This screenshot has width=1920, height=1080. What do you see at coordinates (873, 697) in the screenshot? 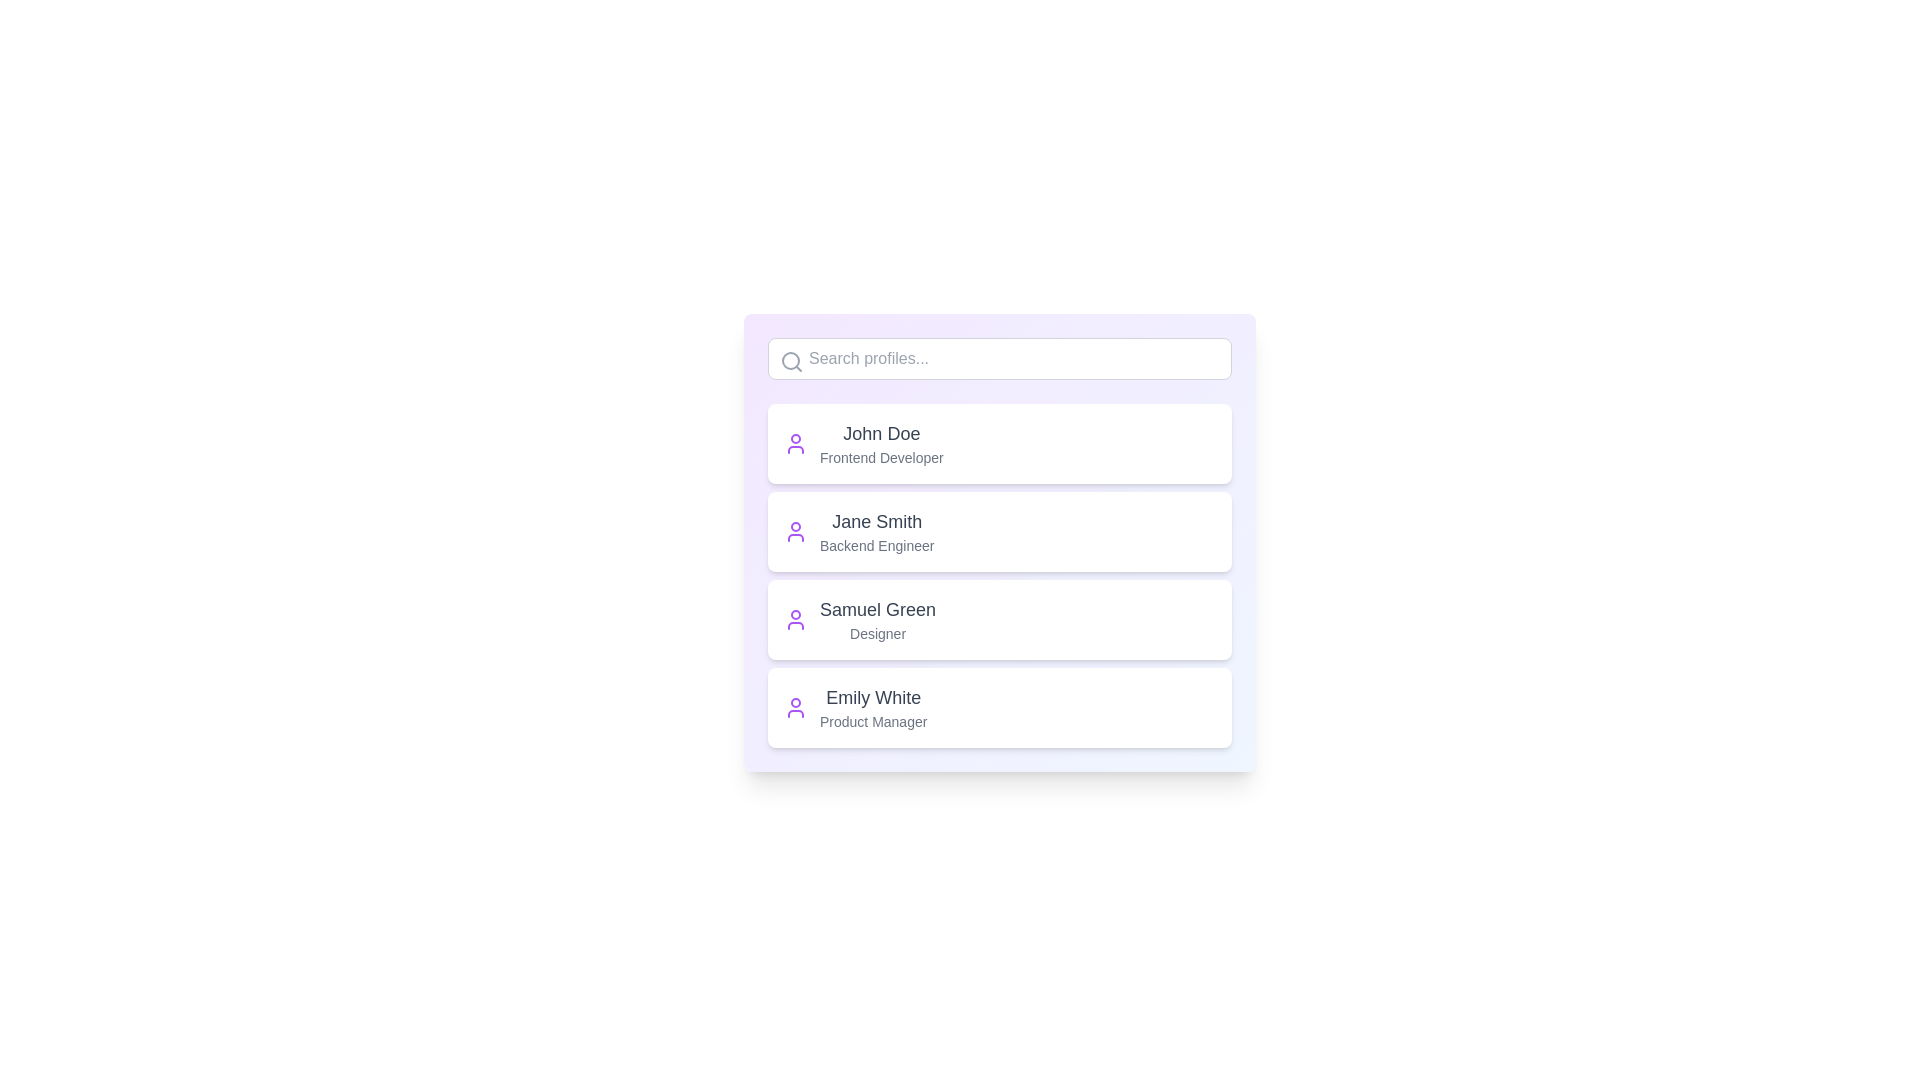
I see `the Label/Text Display that shows the name of the listed individual in the user directory, located at the bottom of the profile listing interface` at bounding box center [873, 697].